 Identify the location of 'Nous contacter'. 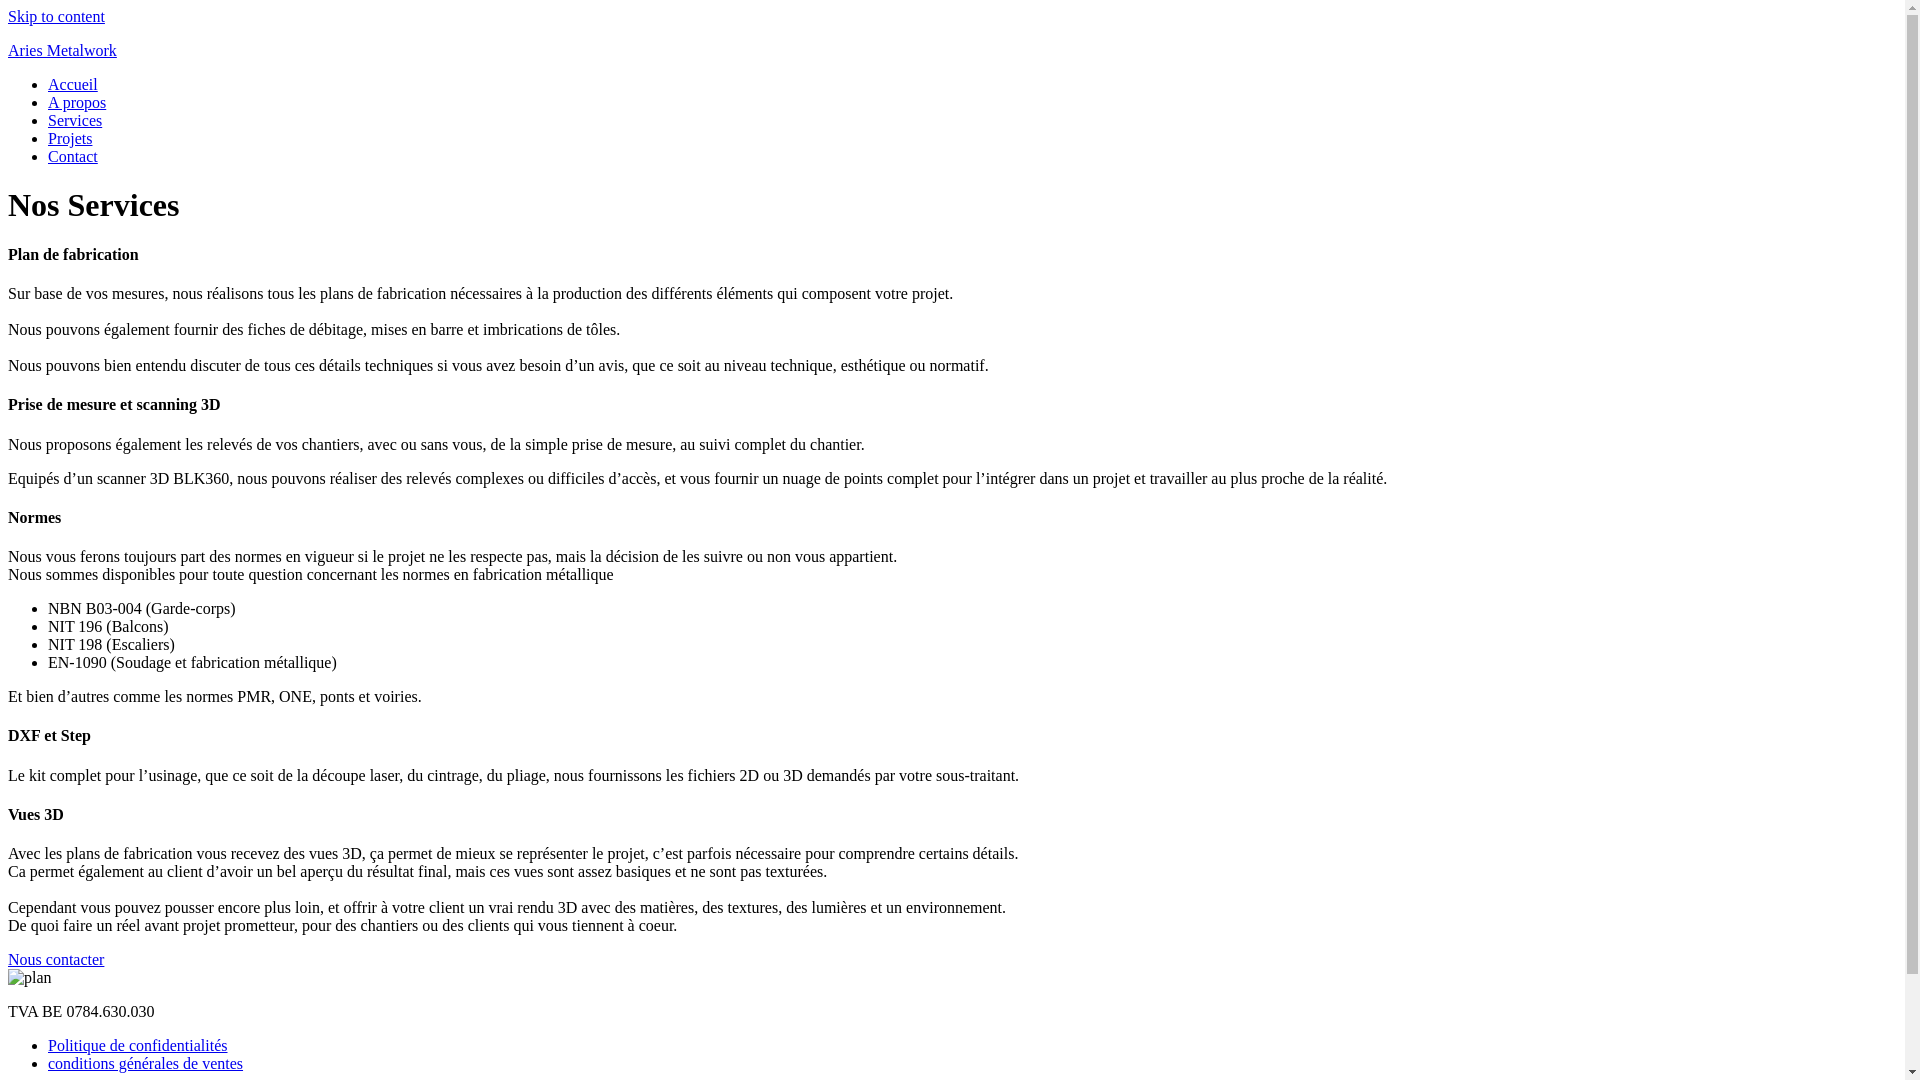
(56, 958).